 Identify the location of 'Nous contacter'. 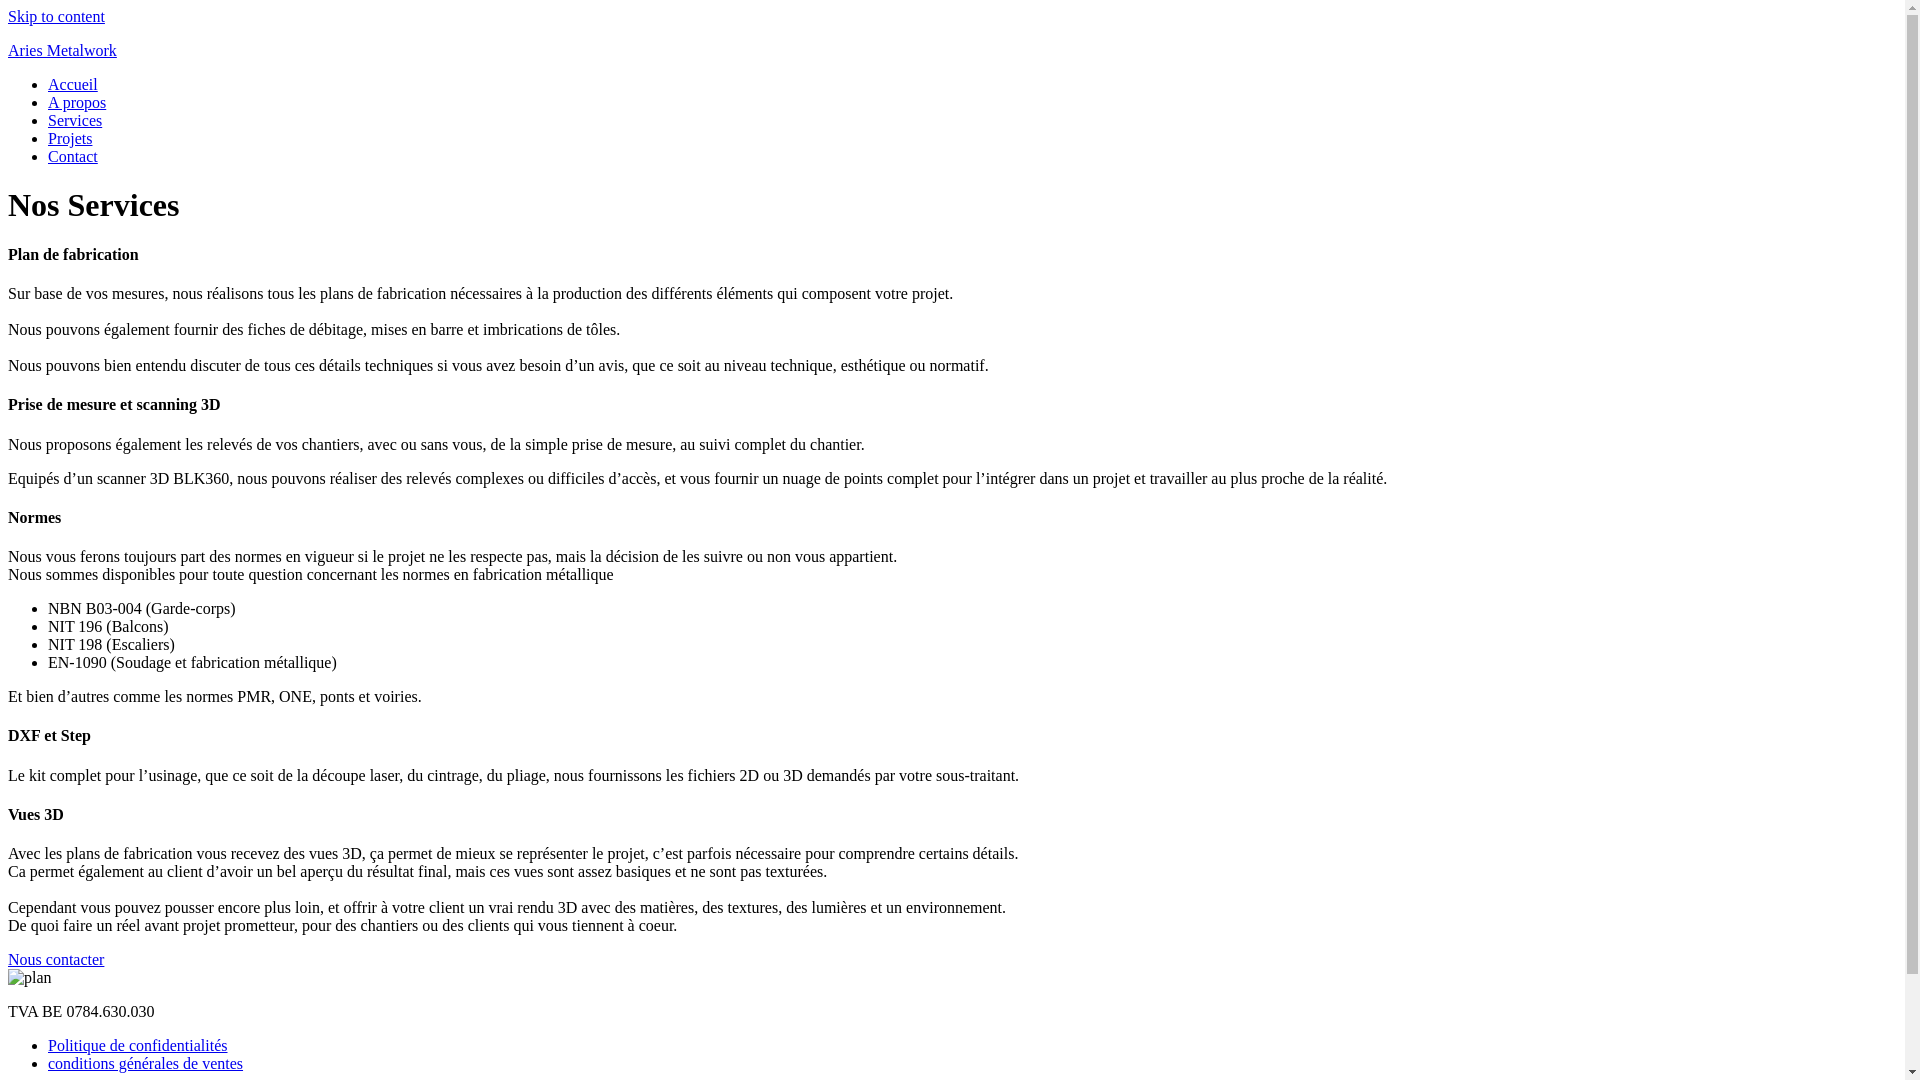
(56, 958).